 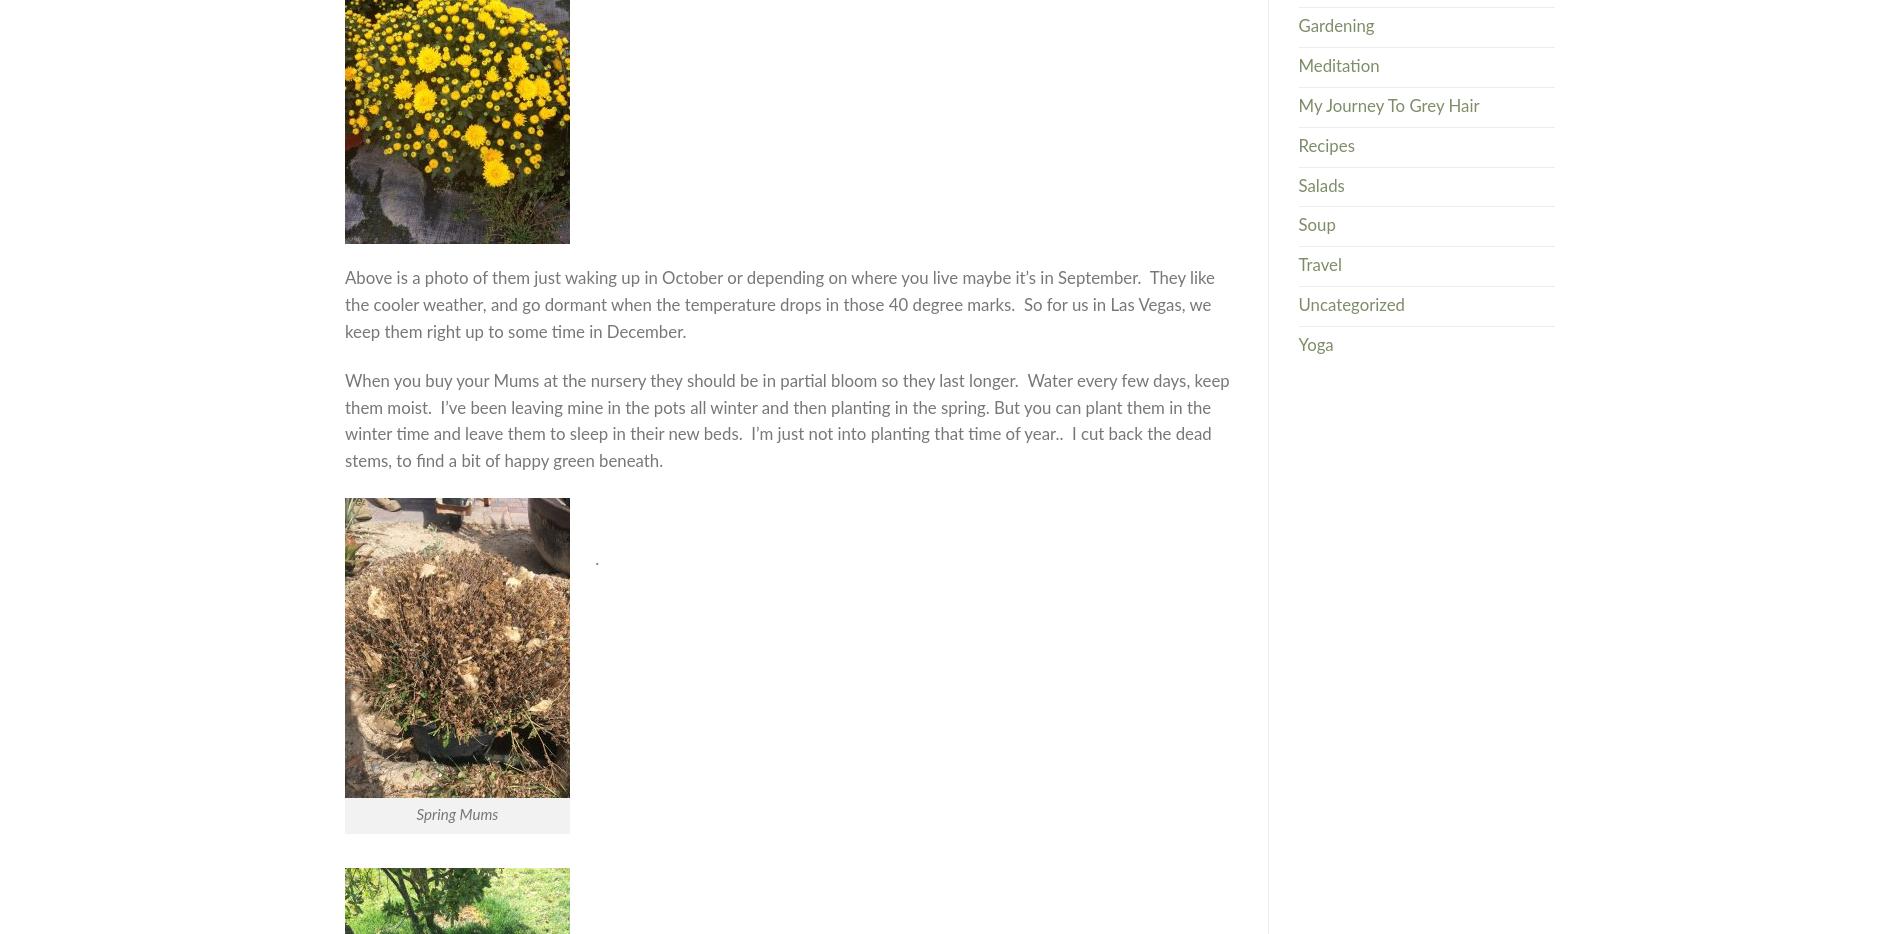 I want to click on 'Meditation', so click(x=1337, y=65).